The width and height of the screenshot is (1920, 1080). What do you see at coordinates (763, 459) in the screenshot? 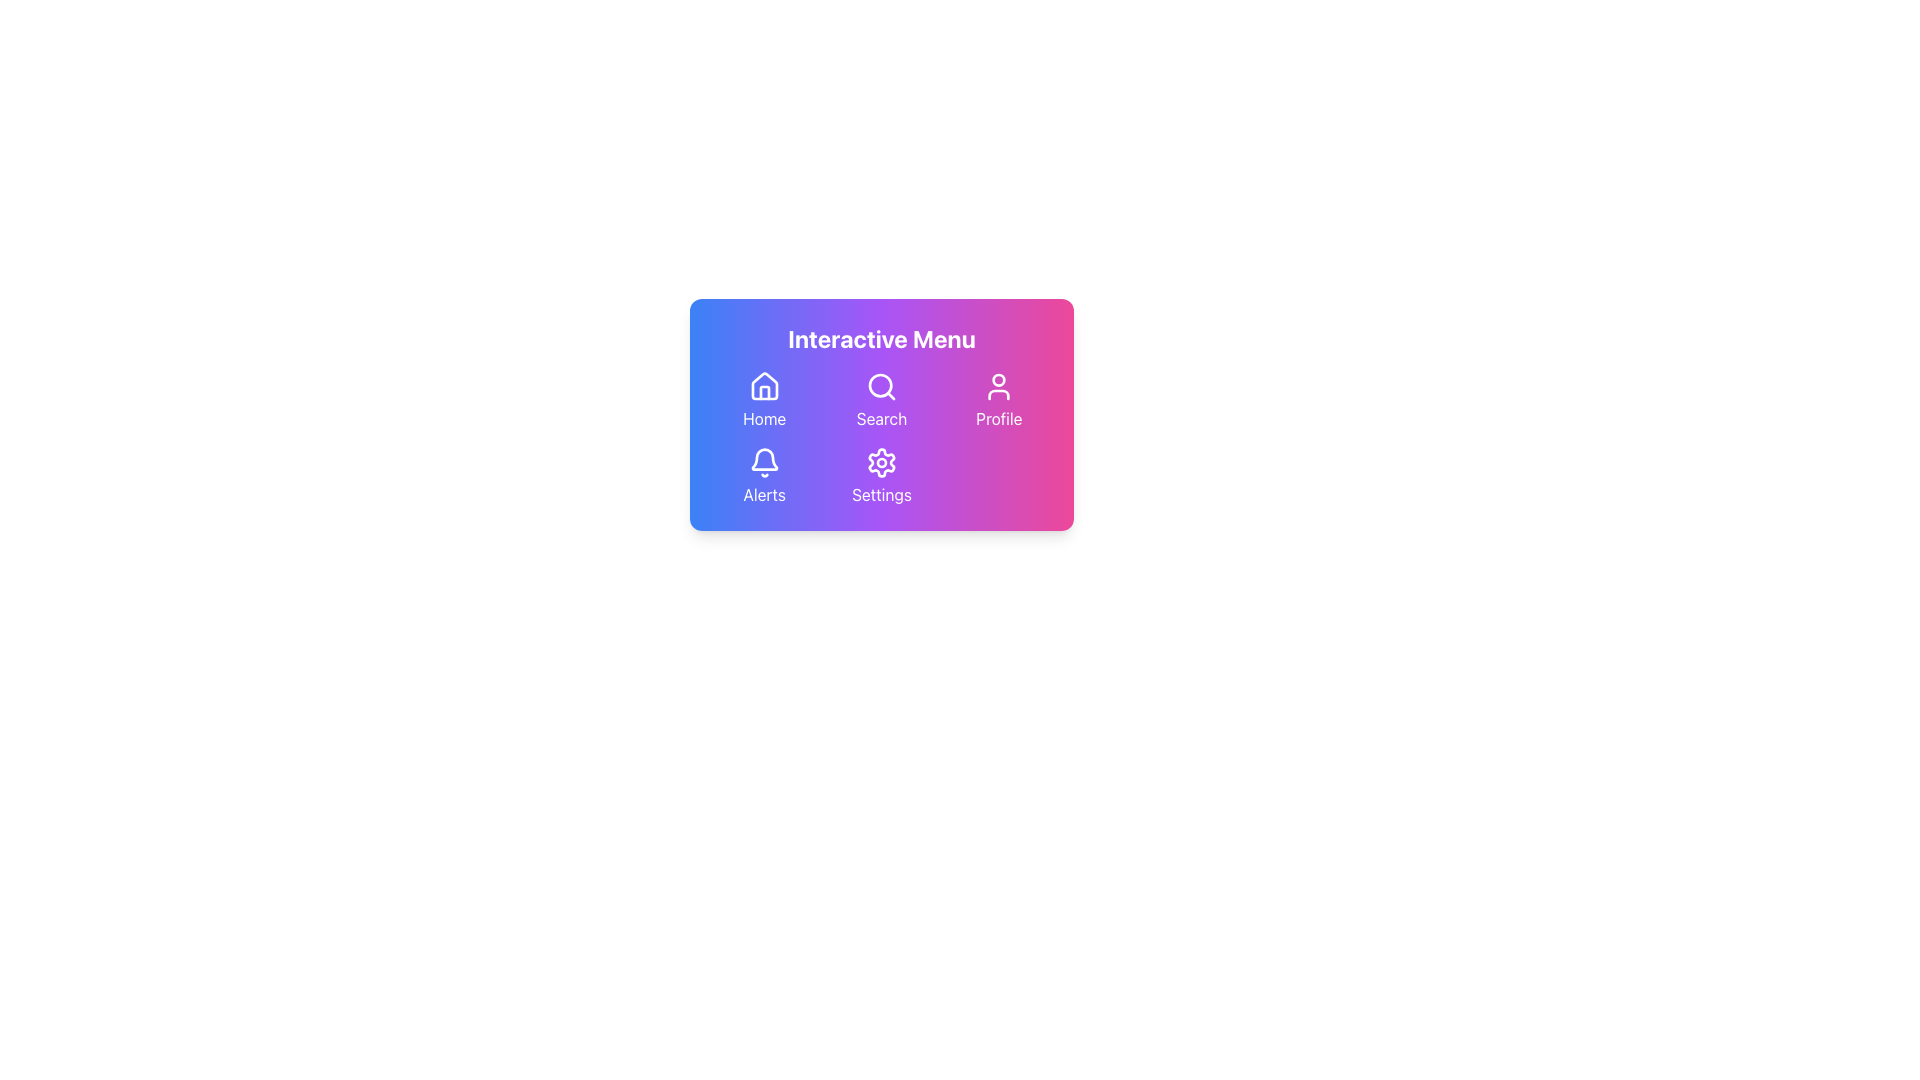
I see `the bell icon in the 'Alerts' section` at bounding box center [763, 459].